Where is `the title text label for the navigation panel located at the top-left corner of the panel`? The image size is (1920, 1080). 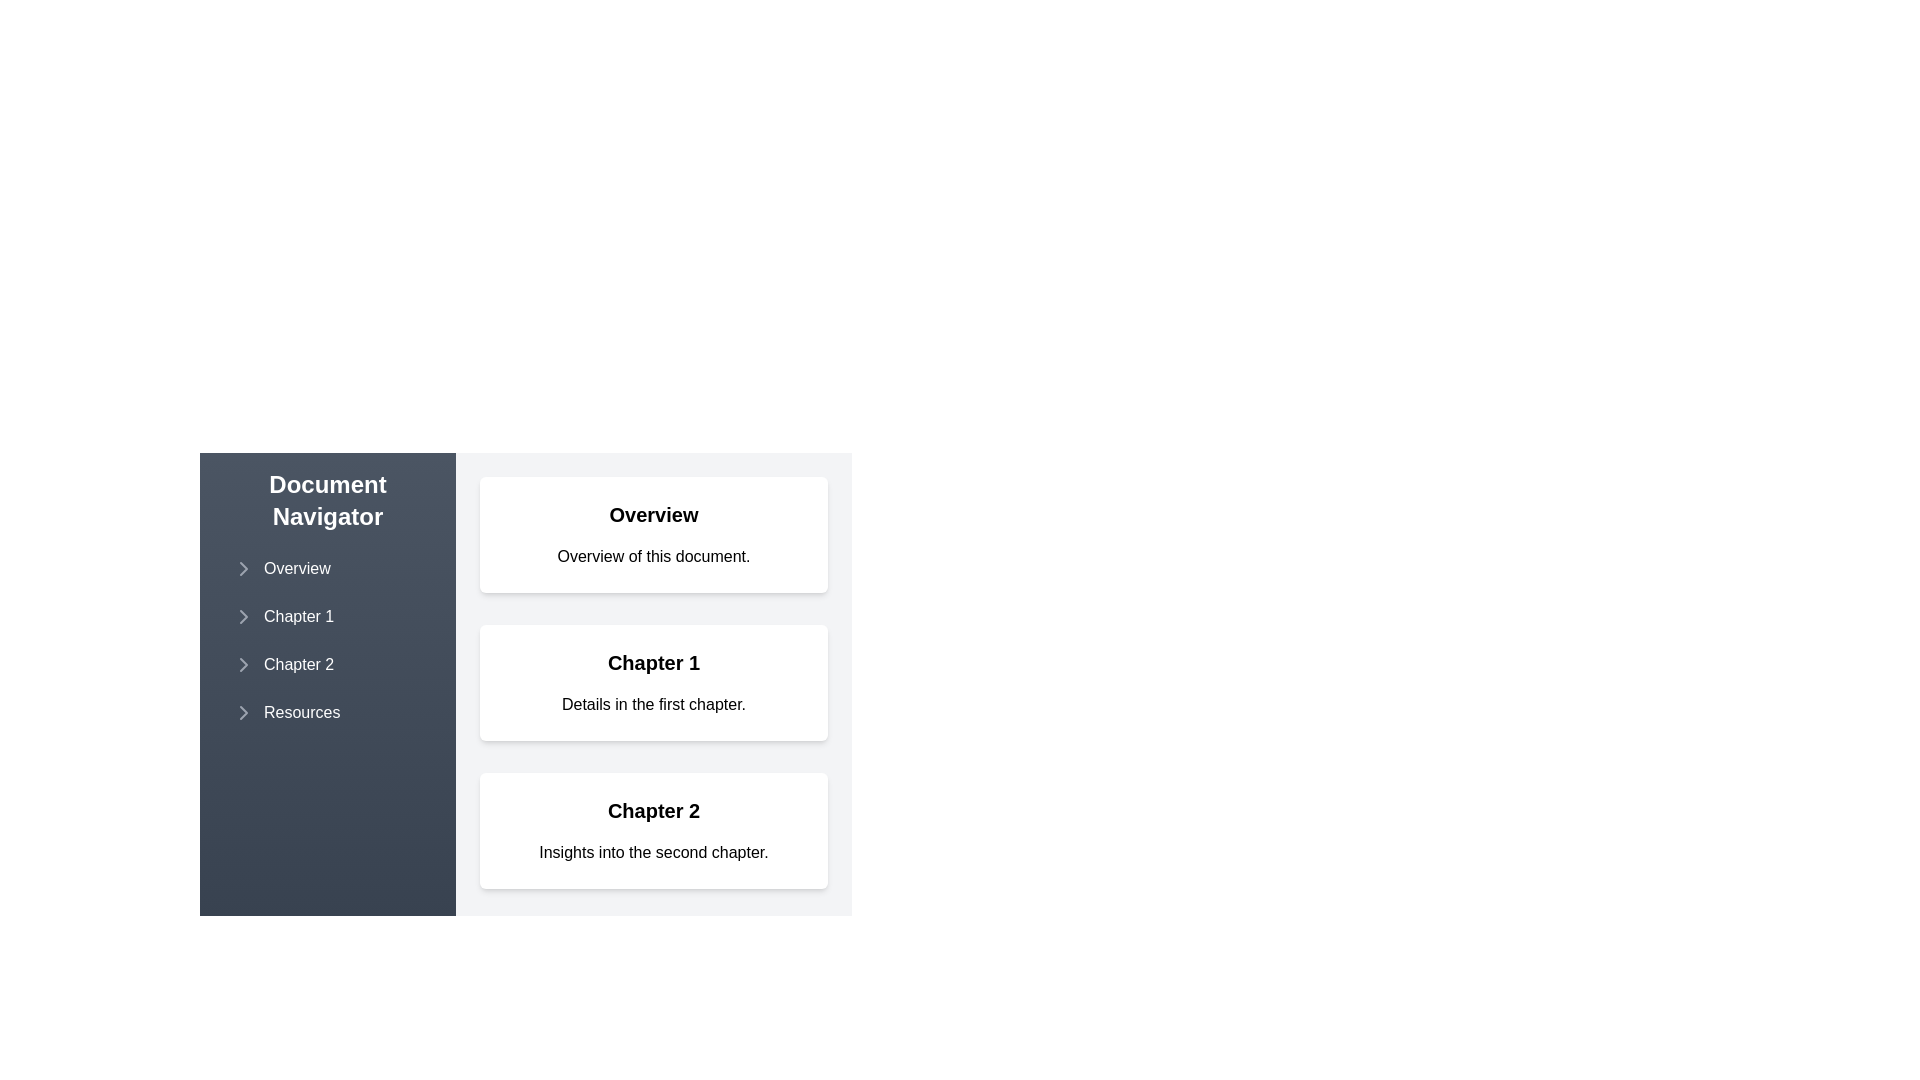 the title text label for the navigation panel located at the top-left corner of the panel is located at coordinates (327, 500).